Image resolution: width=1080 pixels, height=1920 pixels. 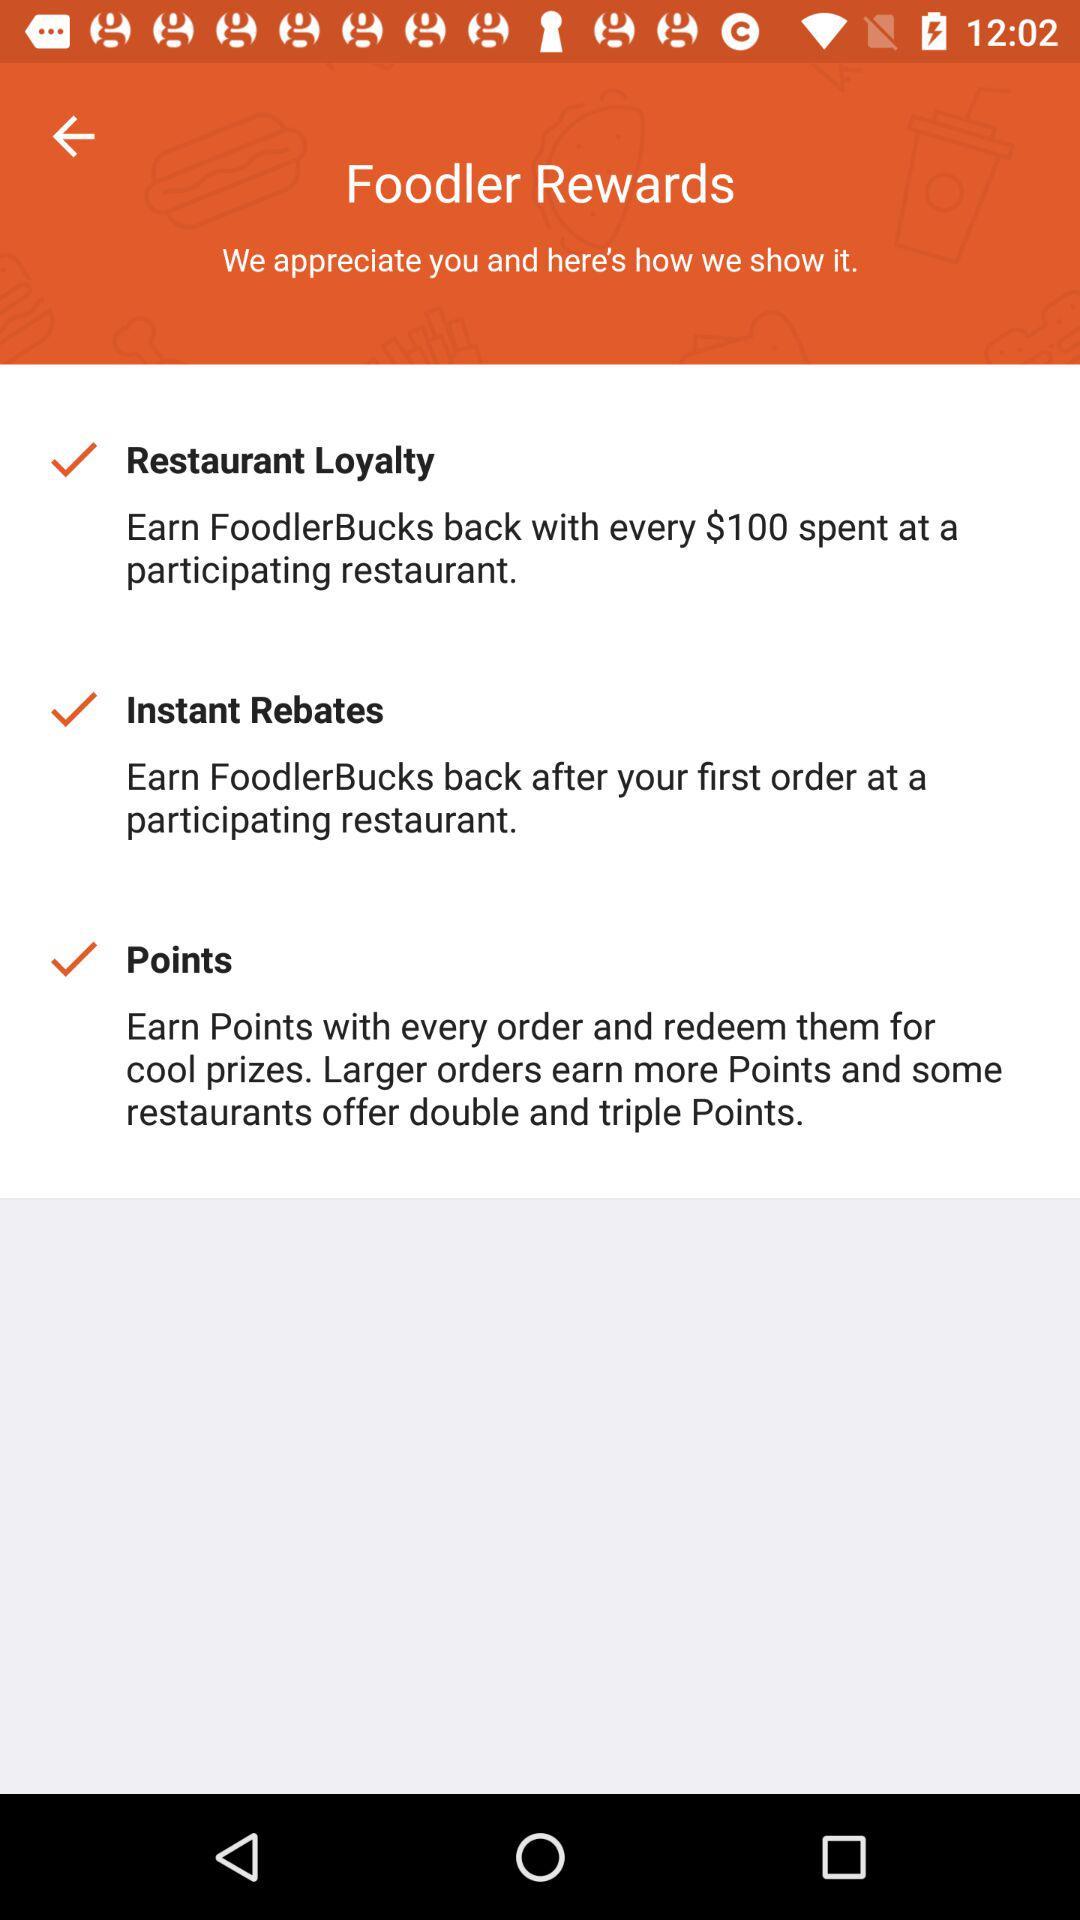 What do you see at coordinates (72, 135) in the screenshot?
I see `icon above the we appreciate you icon` at bounding box center [72, 135].